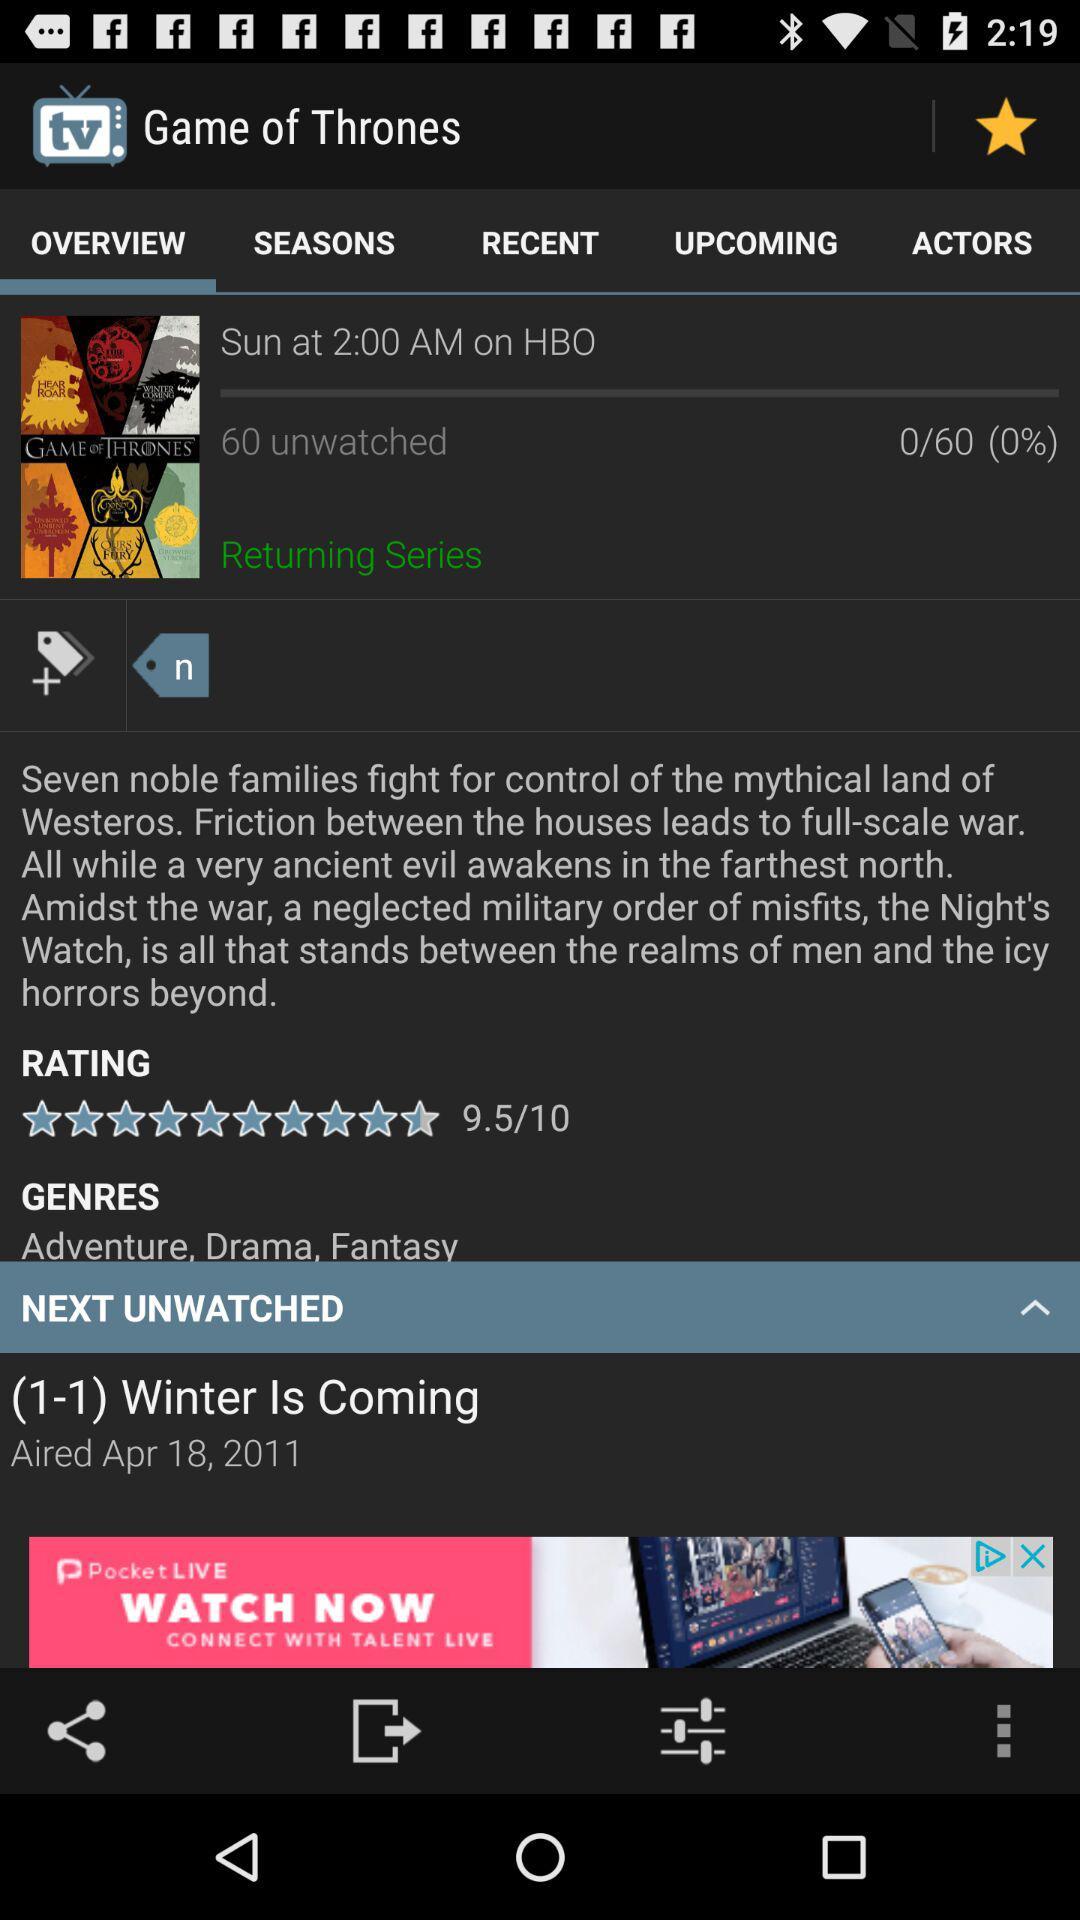  What do you see at coordinates (1006, 124) in the screenshot?
I see `favorite` at bounding box center [1006, 124].